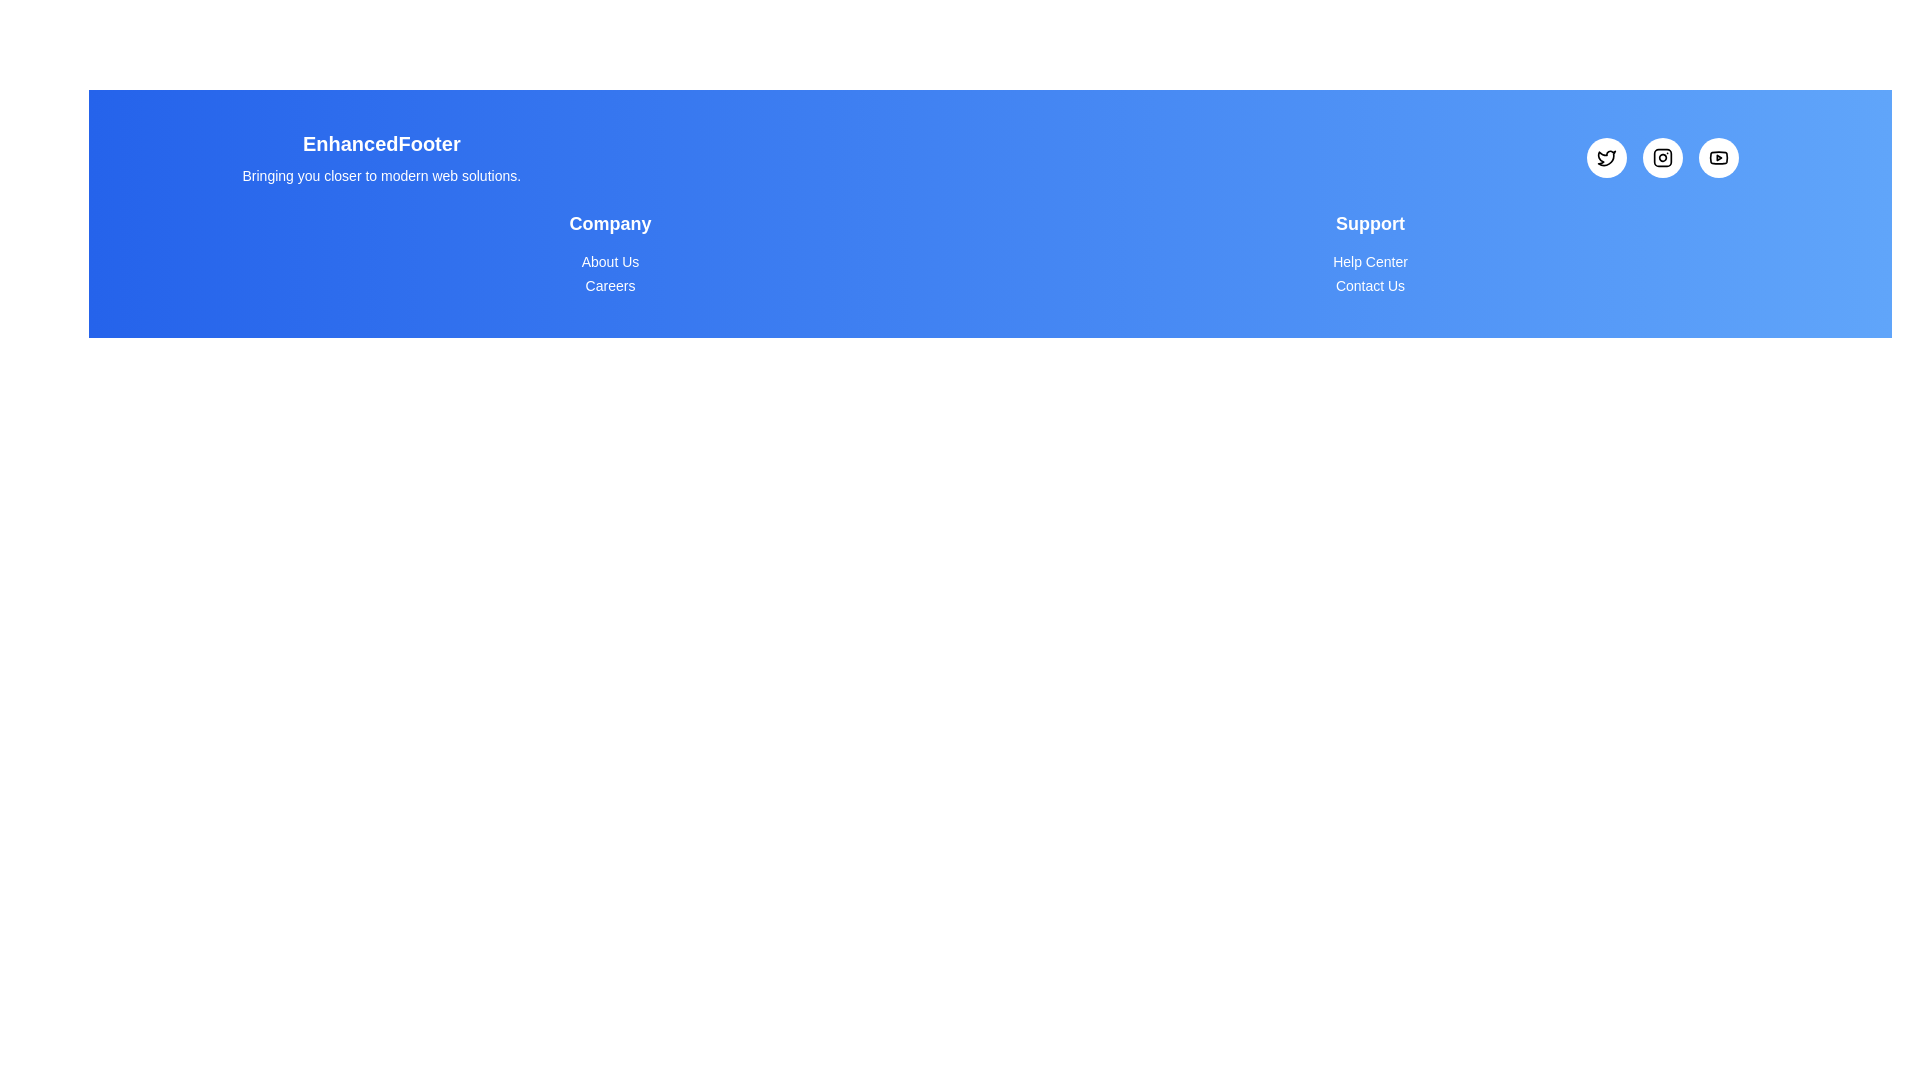  What do you see at coordinates (1369, 223) in the screenshot?
I see `the 'Support' text label styled with bold font and large size, located in the footer section above 'Help Center' and 'Contact Us' links` at bounding box center [1369, 223].